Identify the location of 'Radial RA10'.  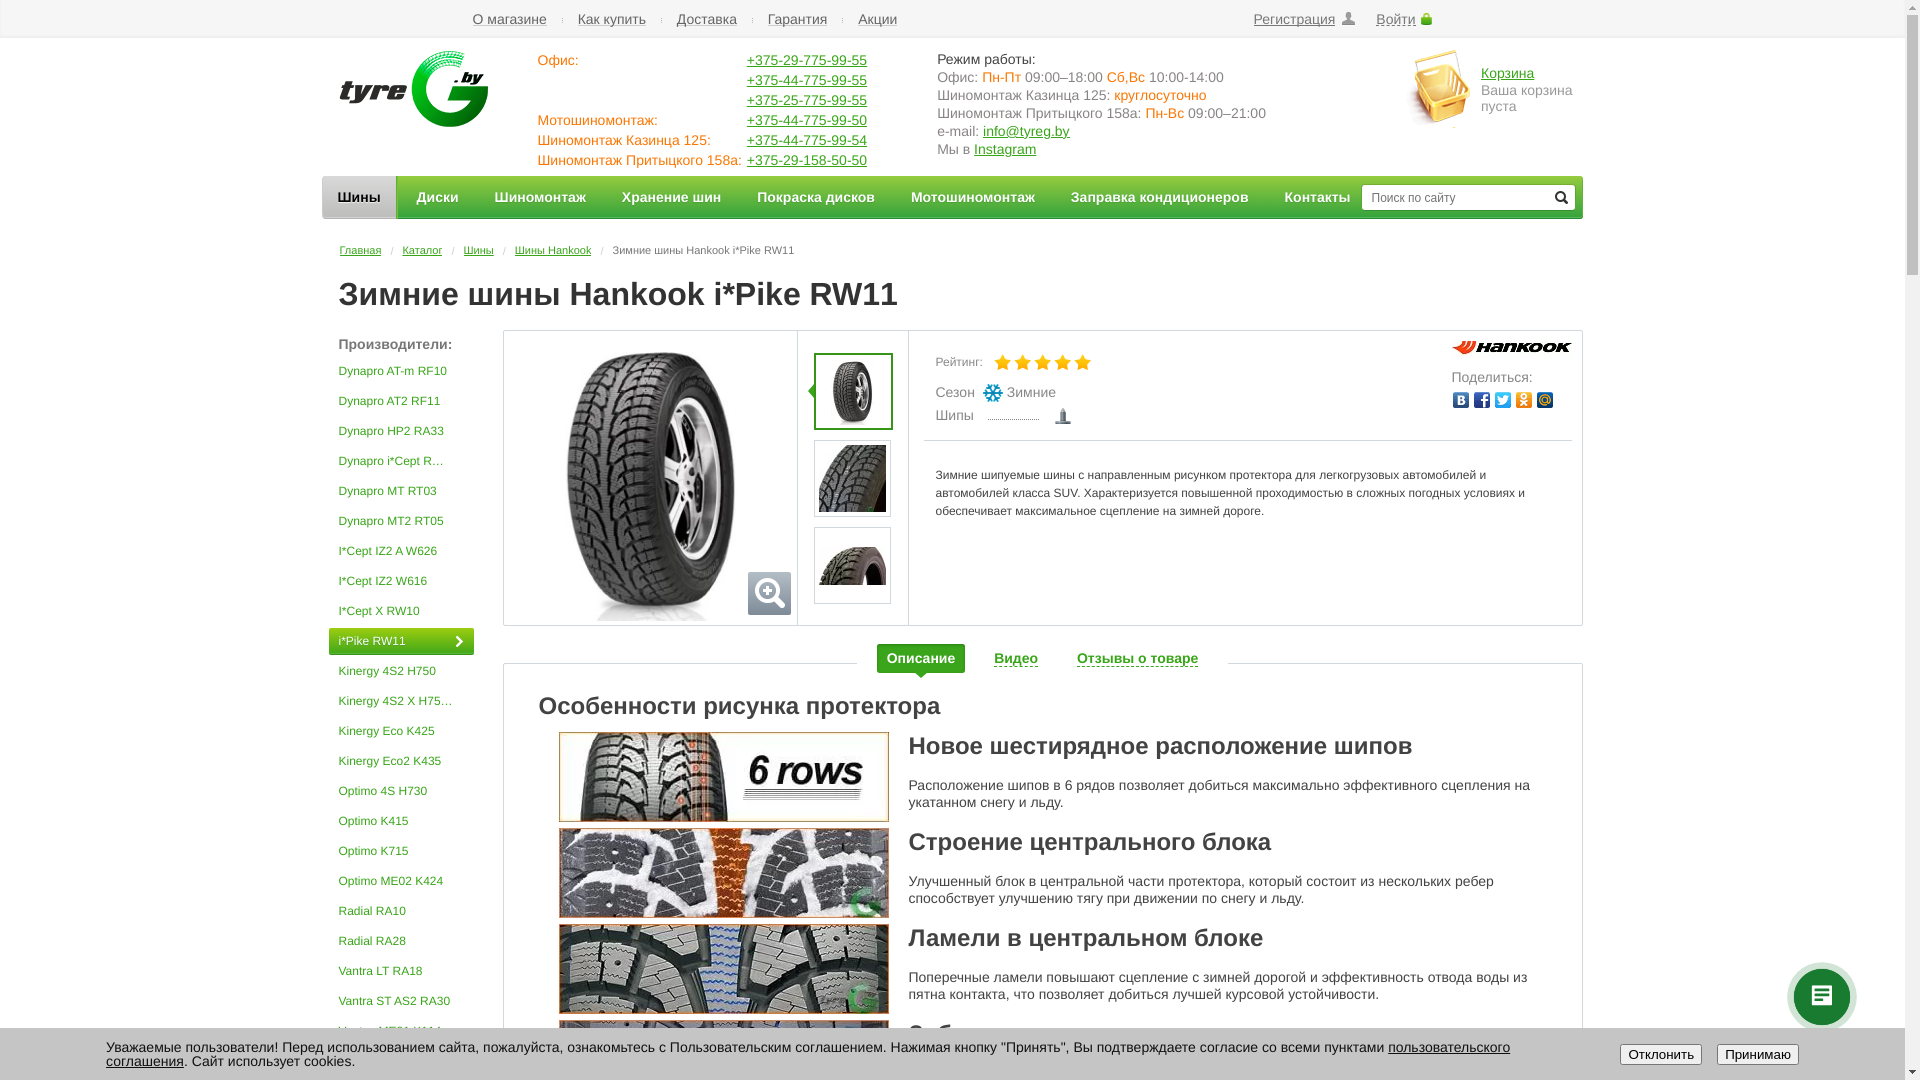
(400, 911).